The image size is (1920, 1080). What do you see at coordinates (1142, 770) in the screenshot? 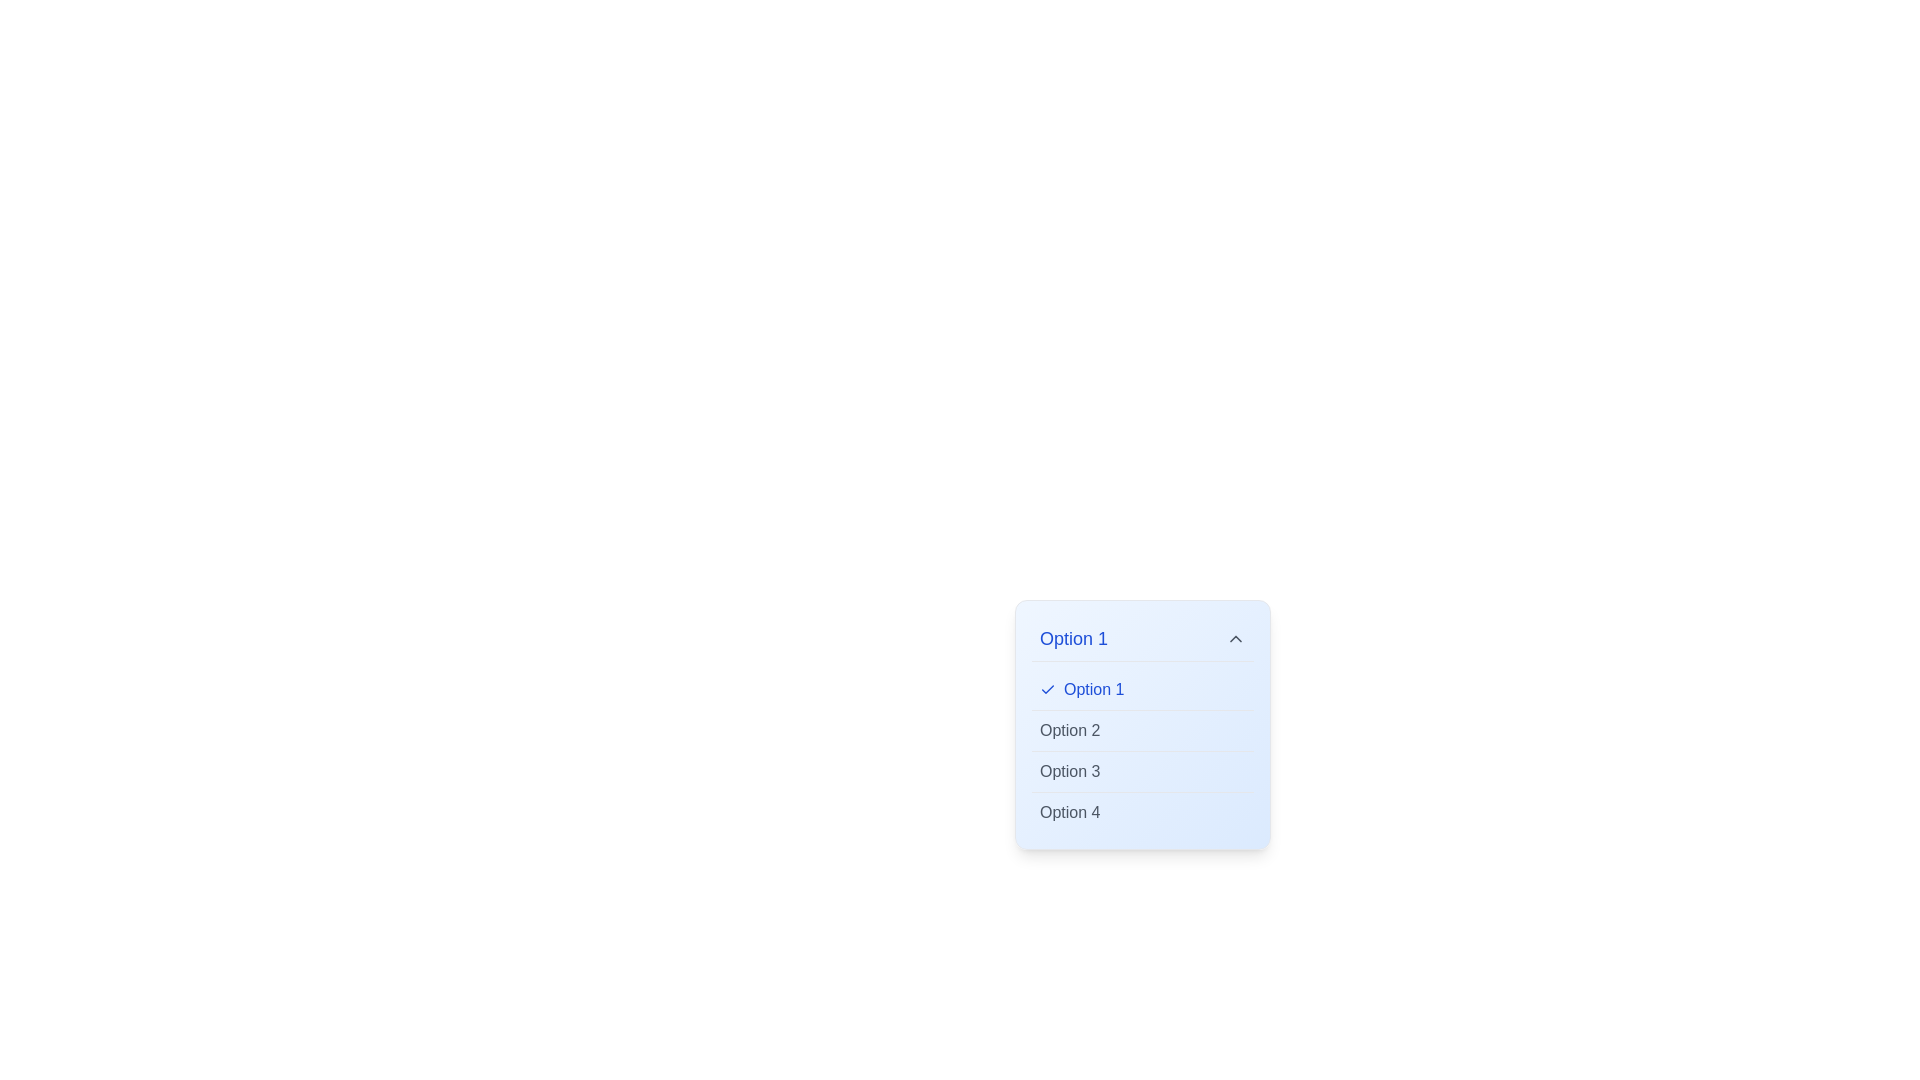
I see `to select 'Option 3' from the dropdown list, which is styled in muted gray and located below 'Option 2' and above 'Option 4'` at bounding box center [1142, 770].